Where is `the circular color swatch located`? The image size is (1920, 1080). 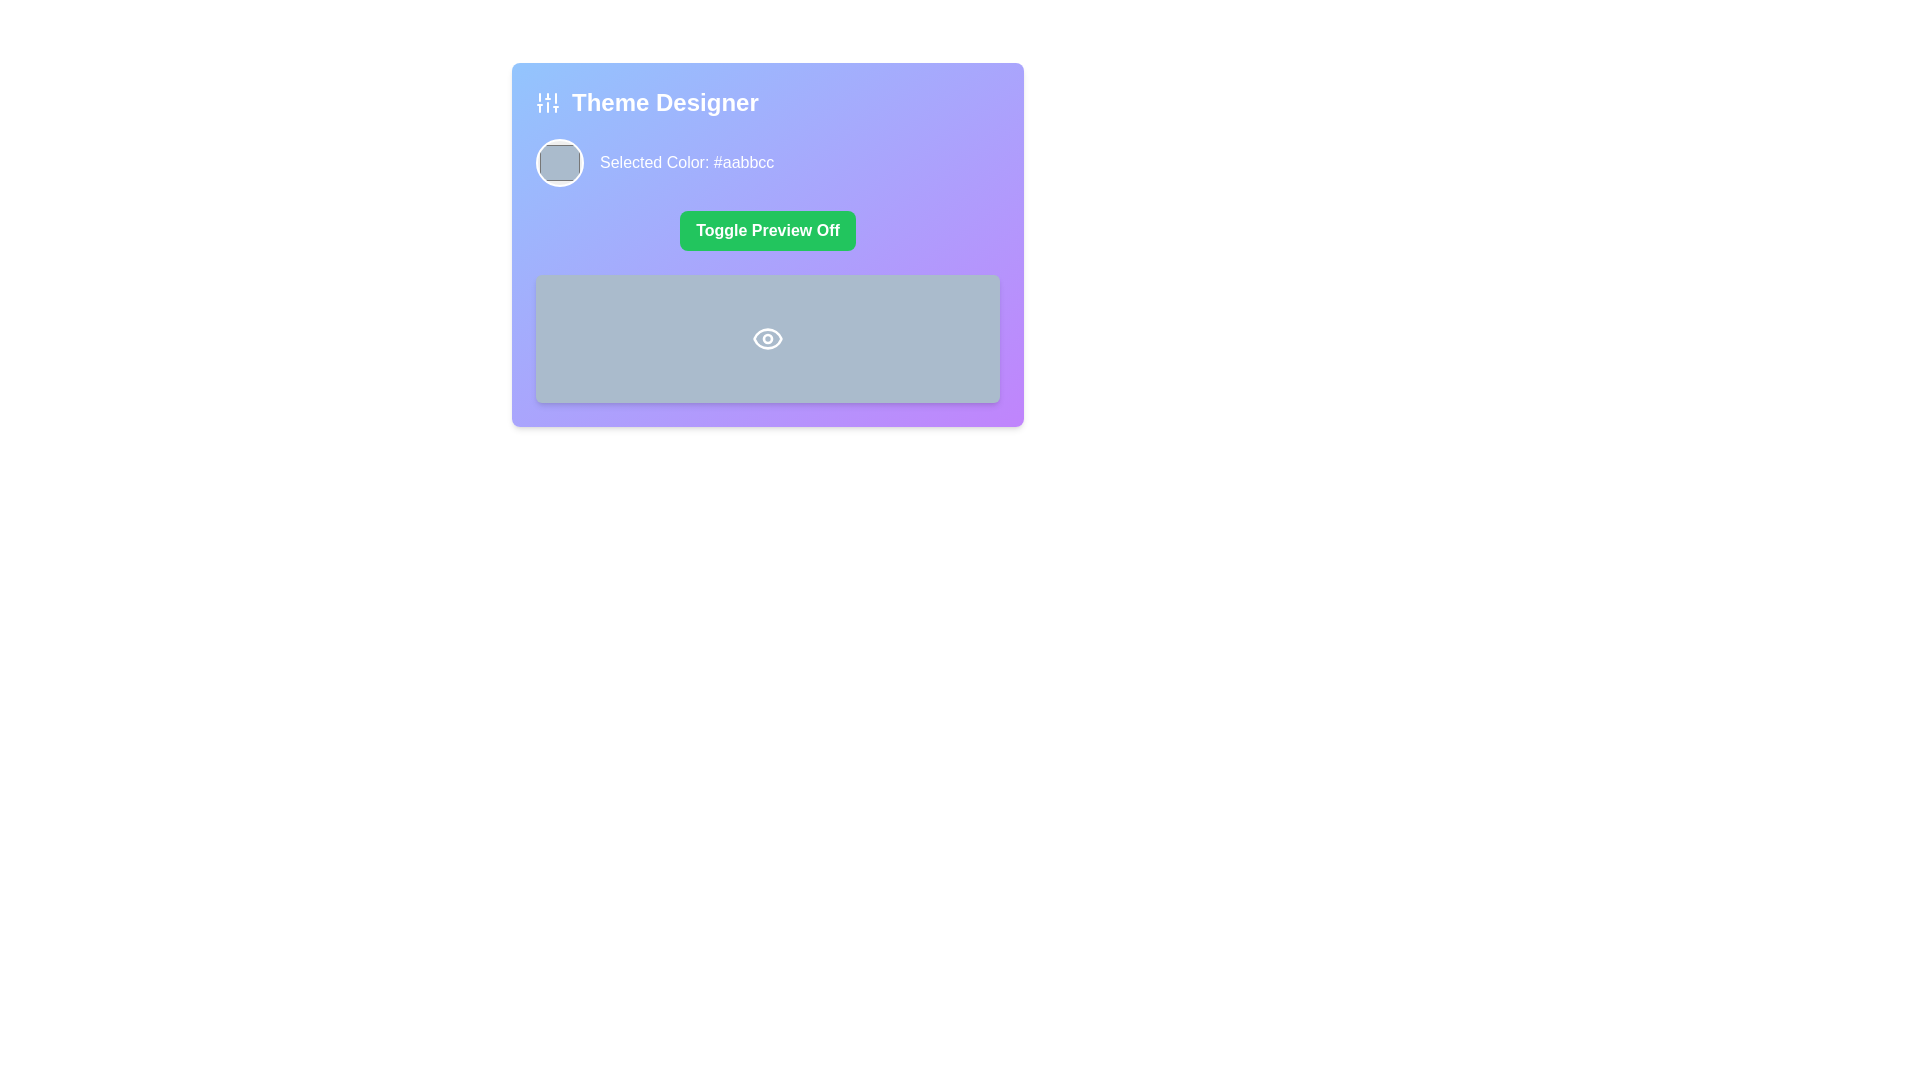 the circular color swatch located is located at coordinates (560, 161).